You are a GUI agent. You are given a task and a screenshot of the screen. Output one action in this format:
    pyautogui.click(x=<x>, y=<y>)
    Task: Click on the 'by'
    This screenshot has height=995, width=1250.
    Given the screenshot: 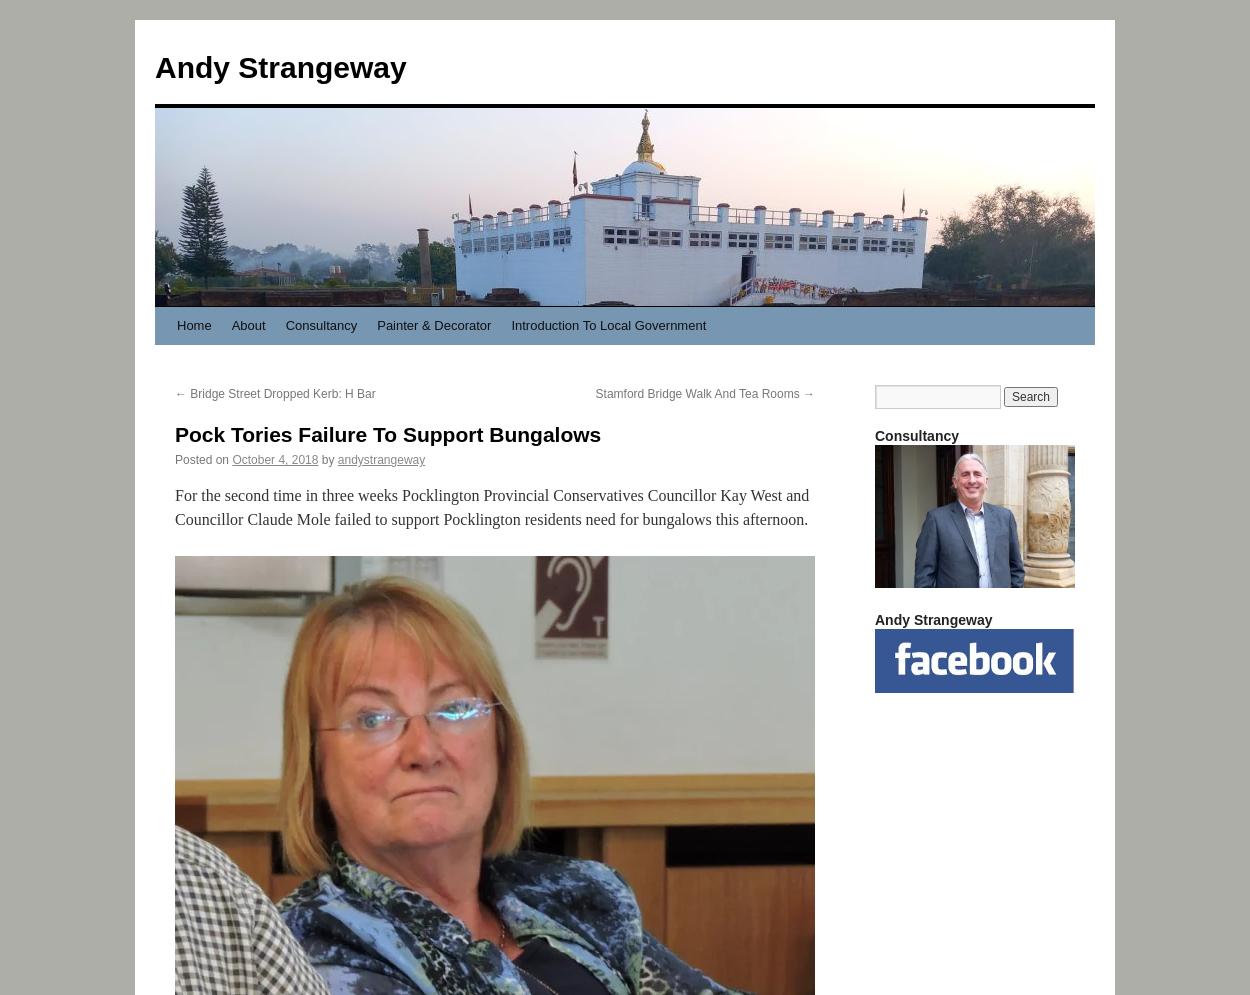 What is the action you would take?
    pyautogui.click(x=326, y=458)
    